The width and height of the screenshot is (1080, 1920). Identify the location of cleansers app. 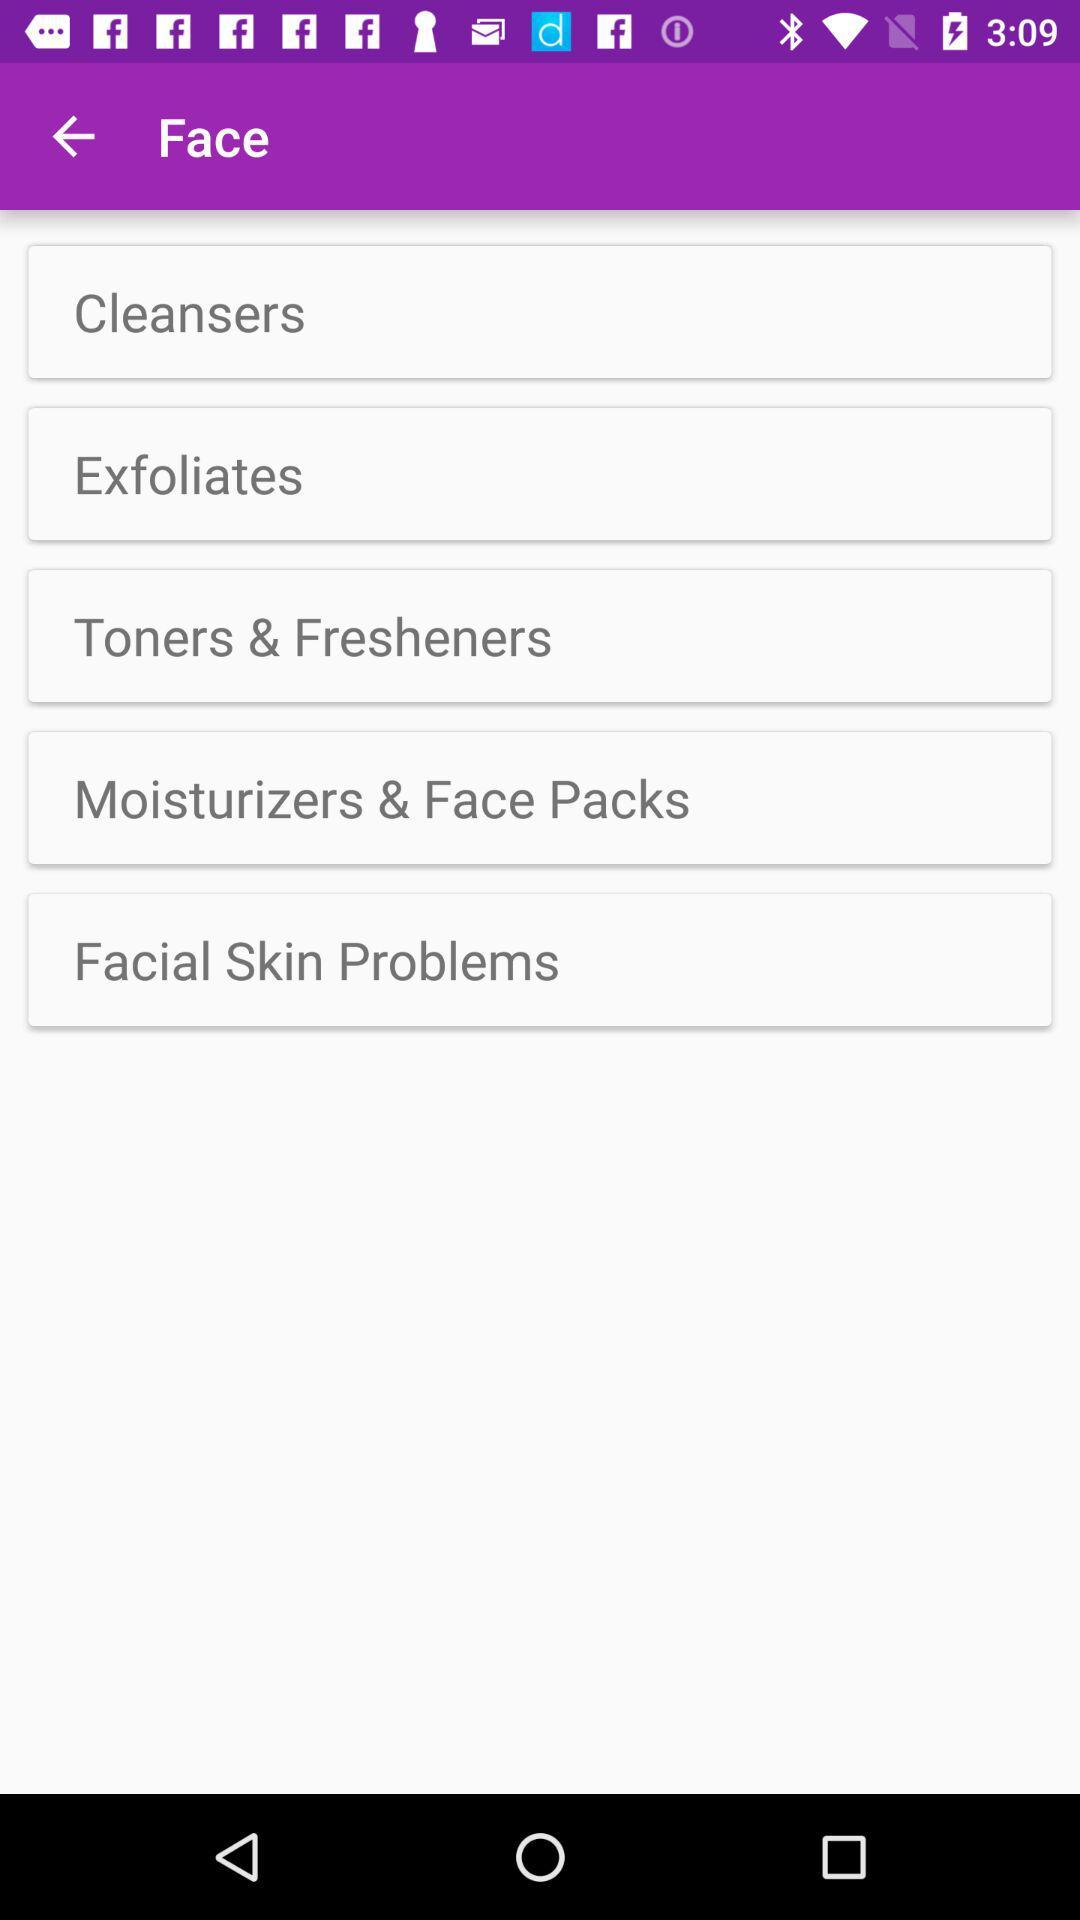
(540, 311).